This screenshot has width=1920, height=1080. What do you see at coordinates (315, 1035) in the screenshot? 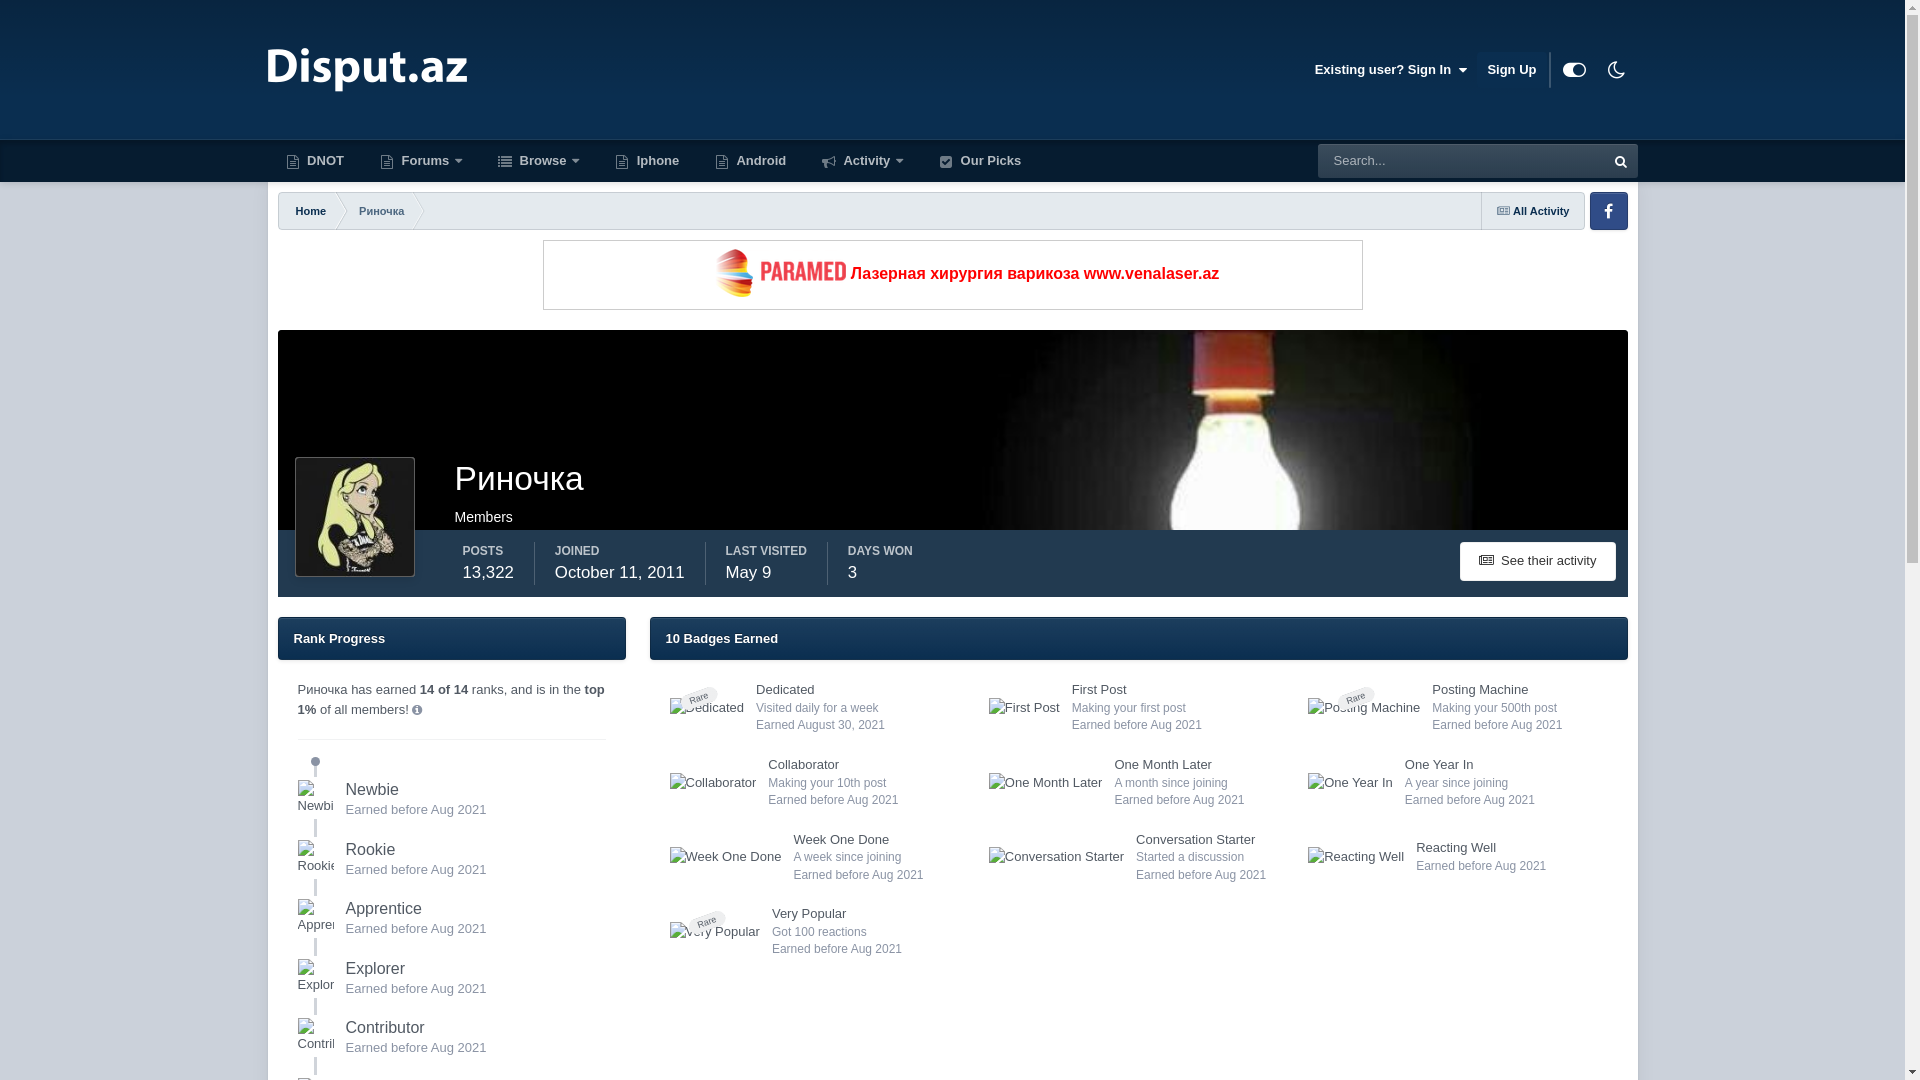
I see `'Rank: Contributor (5/14)'` at bounding box center [315, 1035].